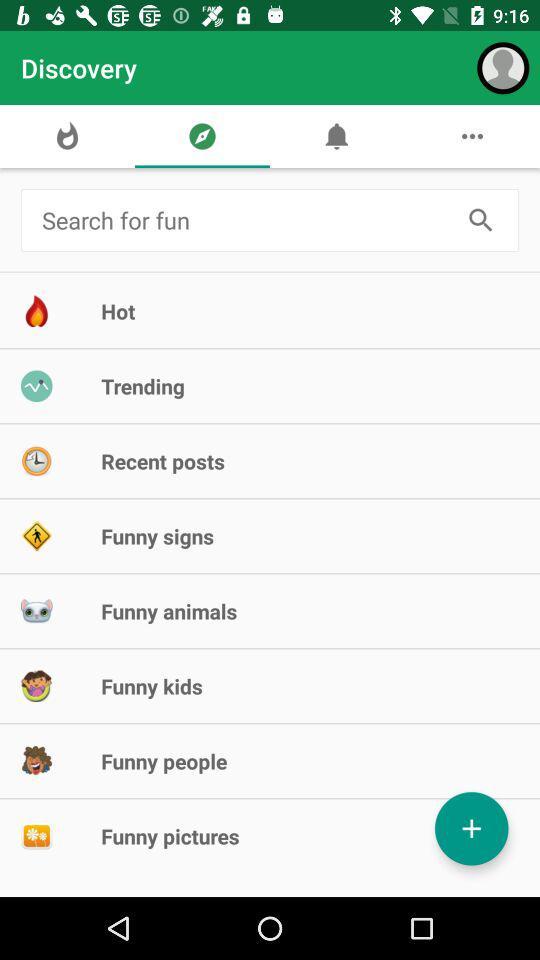  Describe the element at coordinates (245, 220) in the screenshot. I see `search the article` at that location.